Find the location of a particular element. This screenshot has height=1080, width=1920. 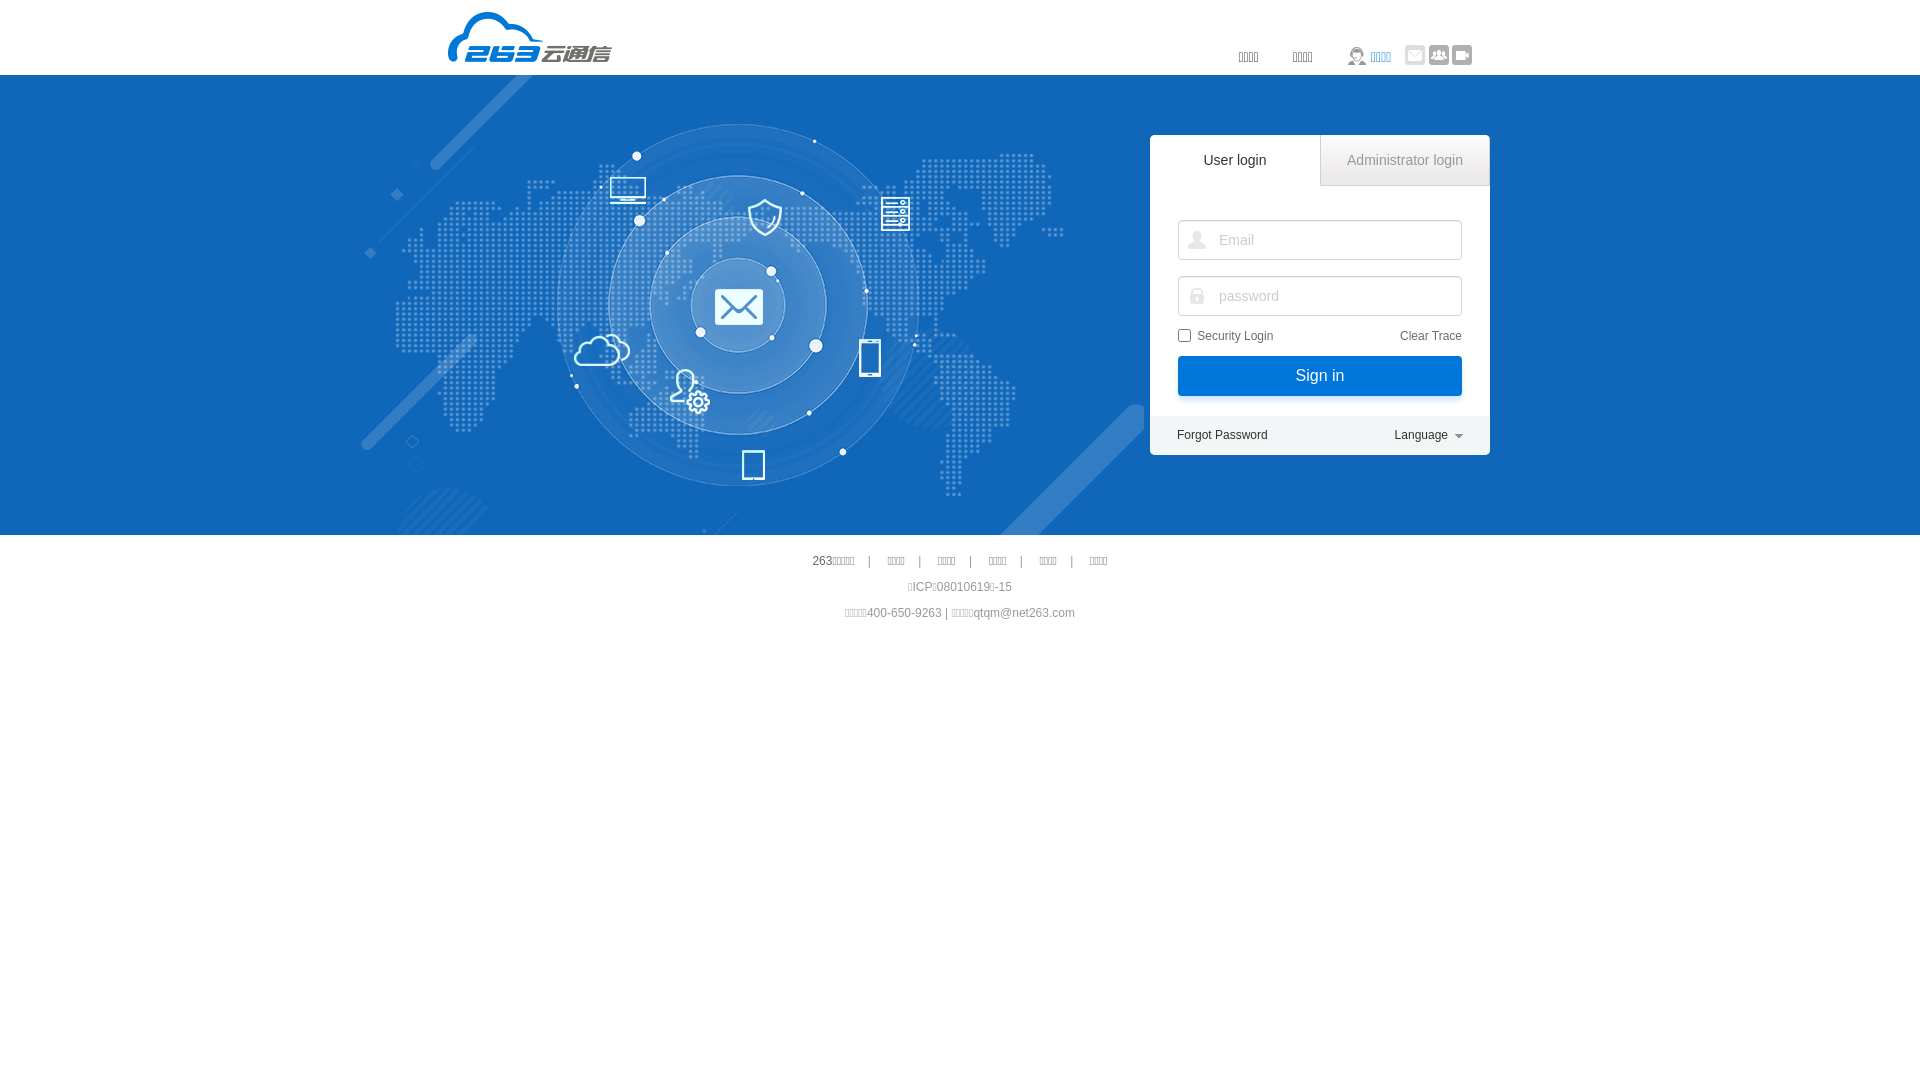

'Forgot Password' is located at coordinates (1221, 434).